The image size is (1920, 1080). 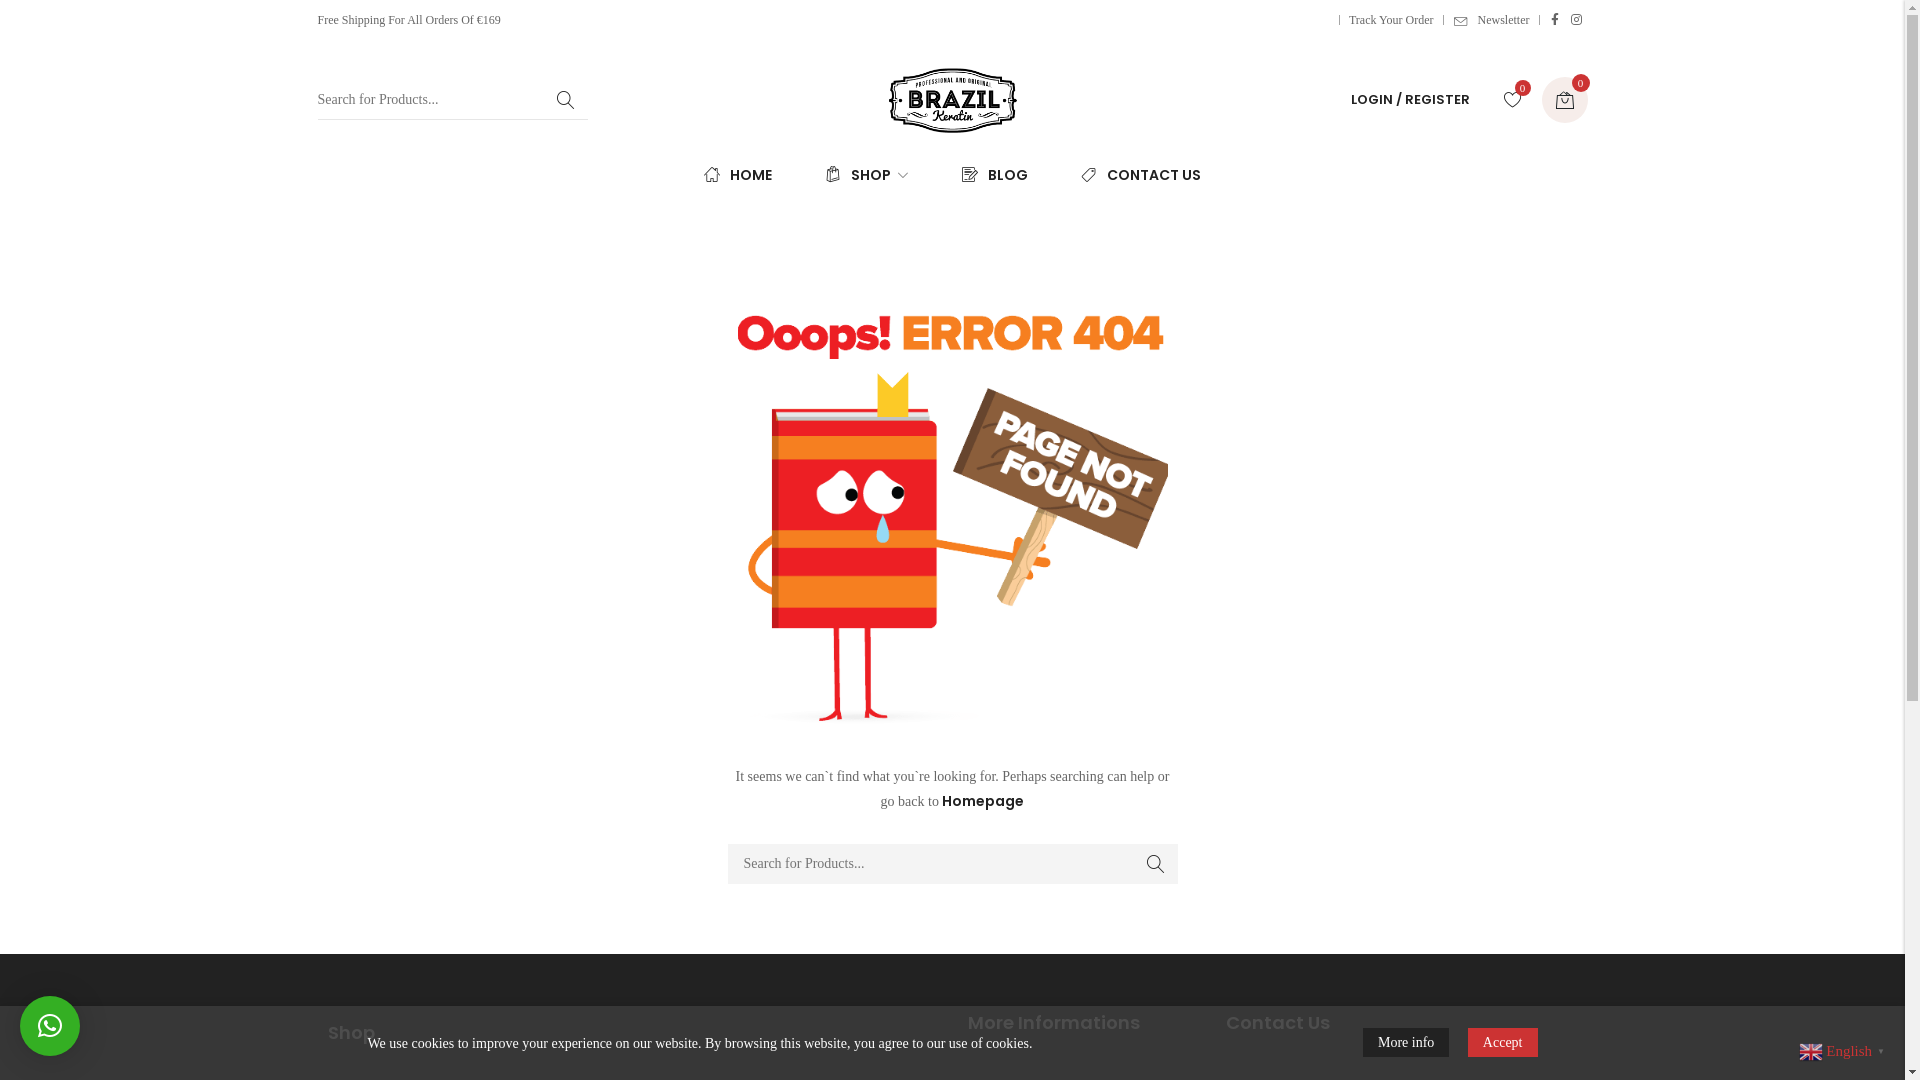 I want to click on 'Newsletter', so click(x=1492, y=19).